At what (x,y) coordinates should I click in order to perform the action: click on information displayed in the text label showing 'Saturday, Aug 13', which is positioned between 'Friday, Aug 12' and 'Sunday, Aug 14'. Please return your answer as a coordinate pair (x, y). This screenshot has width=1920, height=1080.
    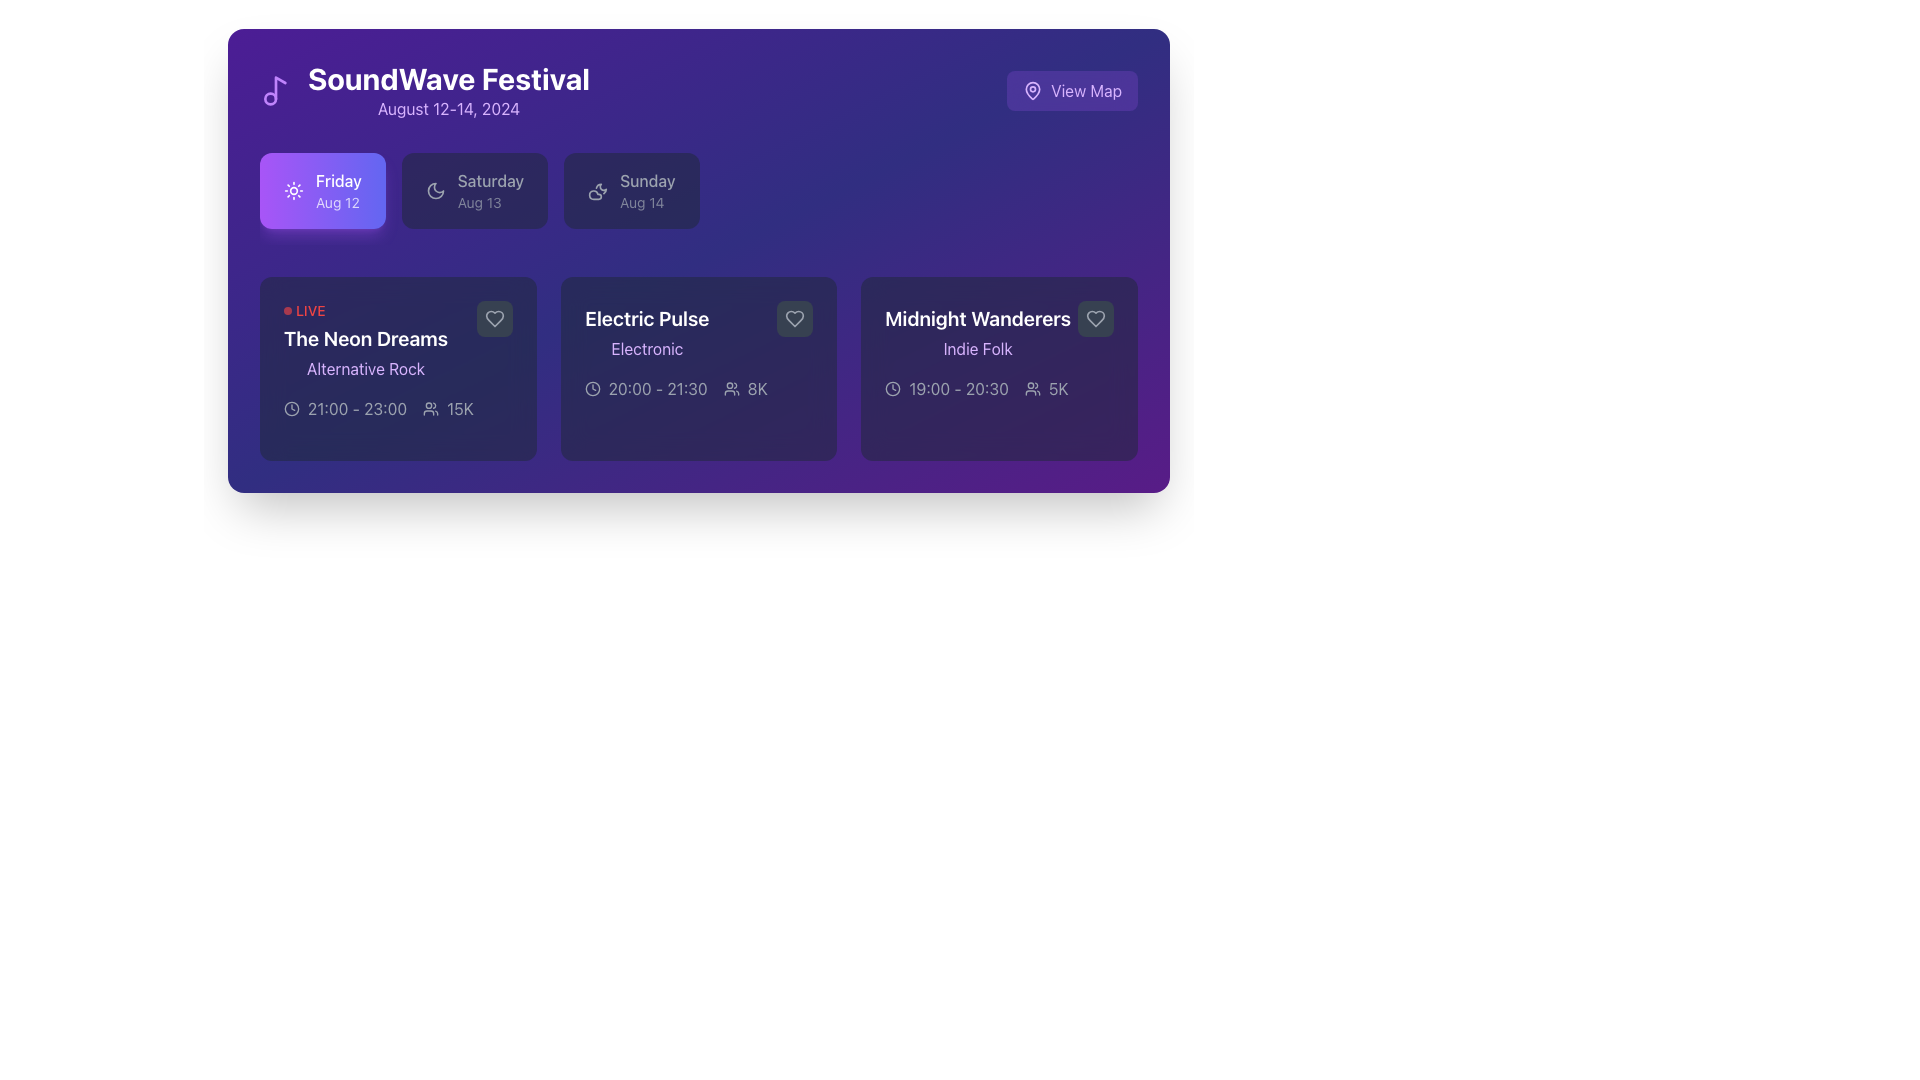
    Looking at the image, I should click on (490, 191).